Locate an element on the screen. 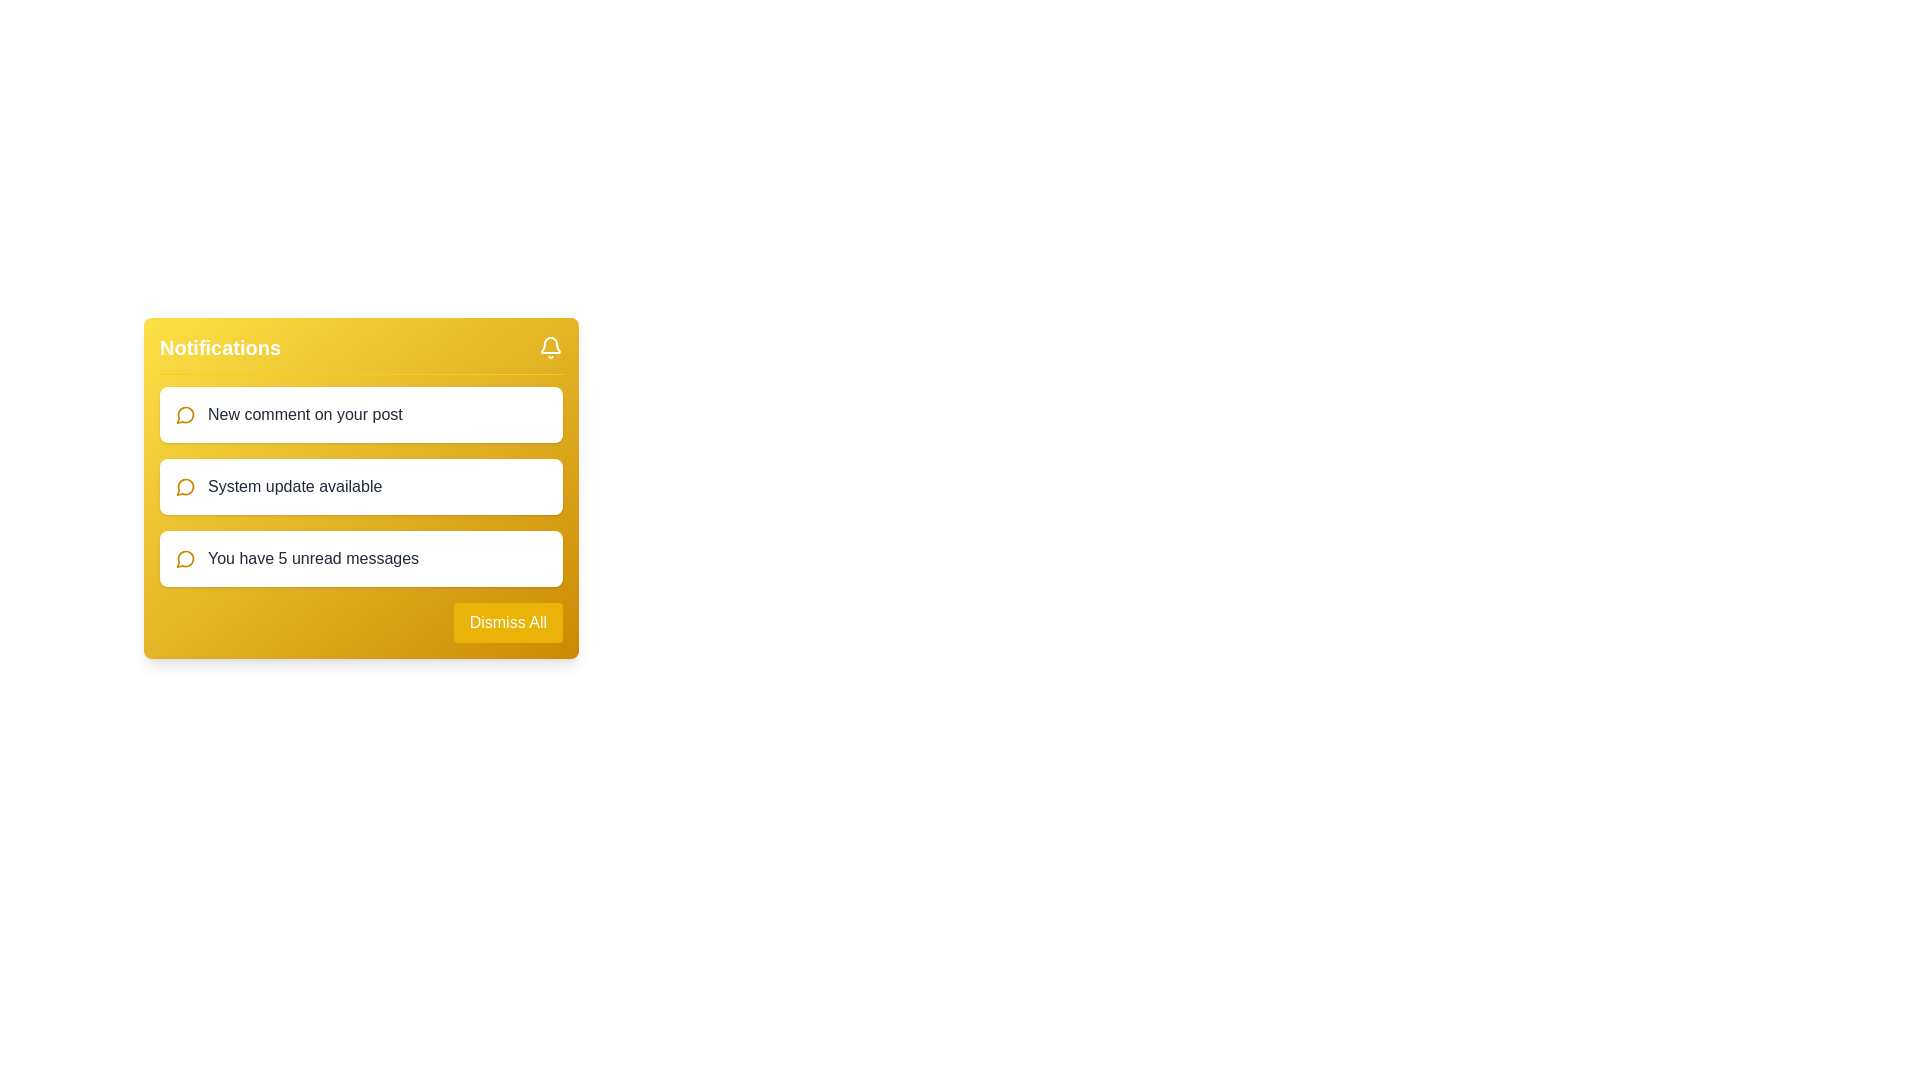 The height and width of the screenshot is (1080, 1920). the SVG graphical element that serves as a visual icon for chat or notification features, located at the middle-right of the notification card is located at coordinates (185, 559).